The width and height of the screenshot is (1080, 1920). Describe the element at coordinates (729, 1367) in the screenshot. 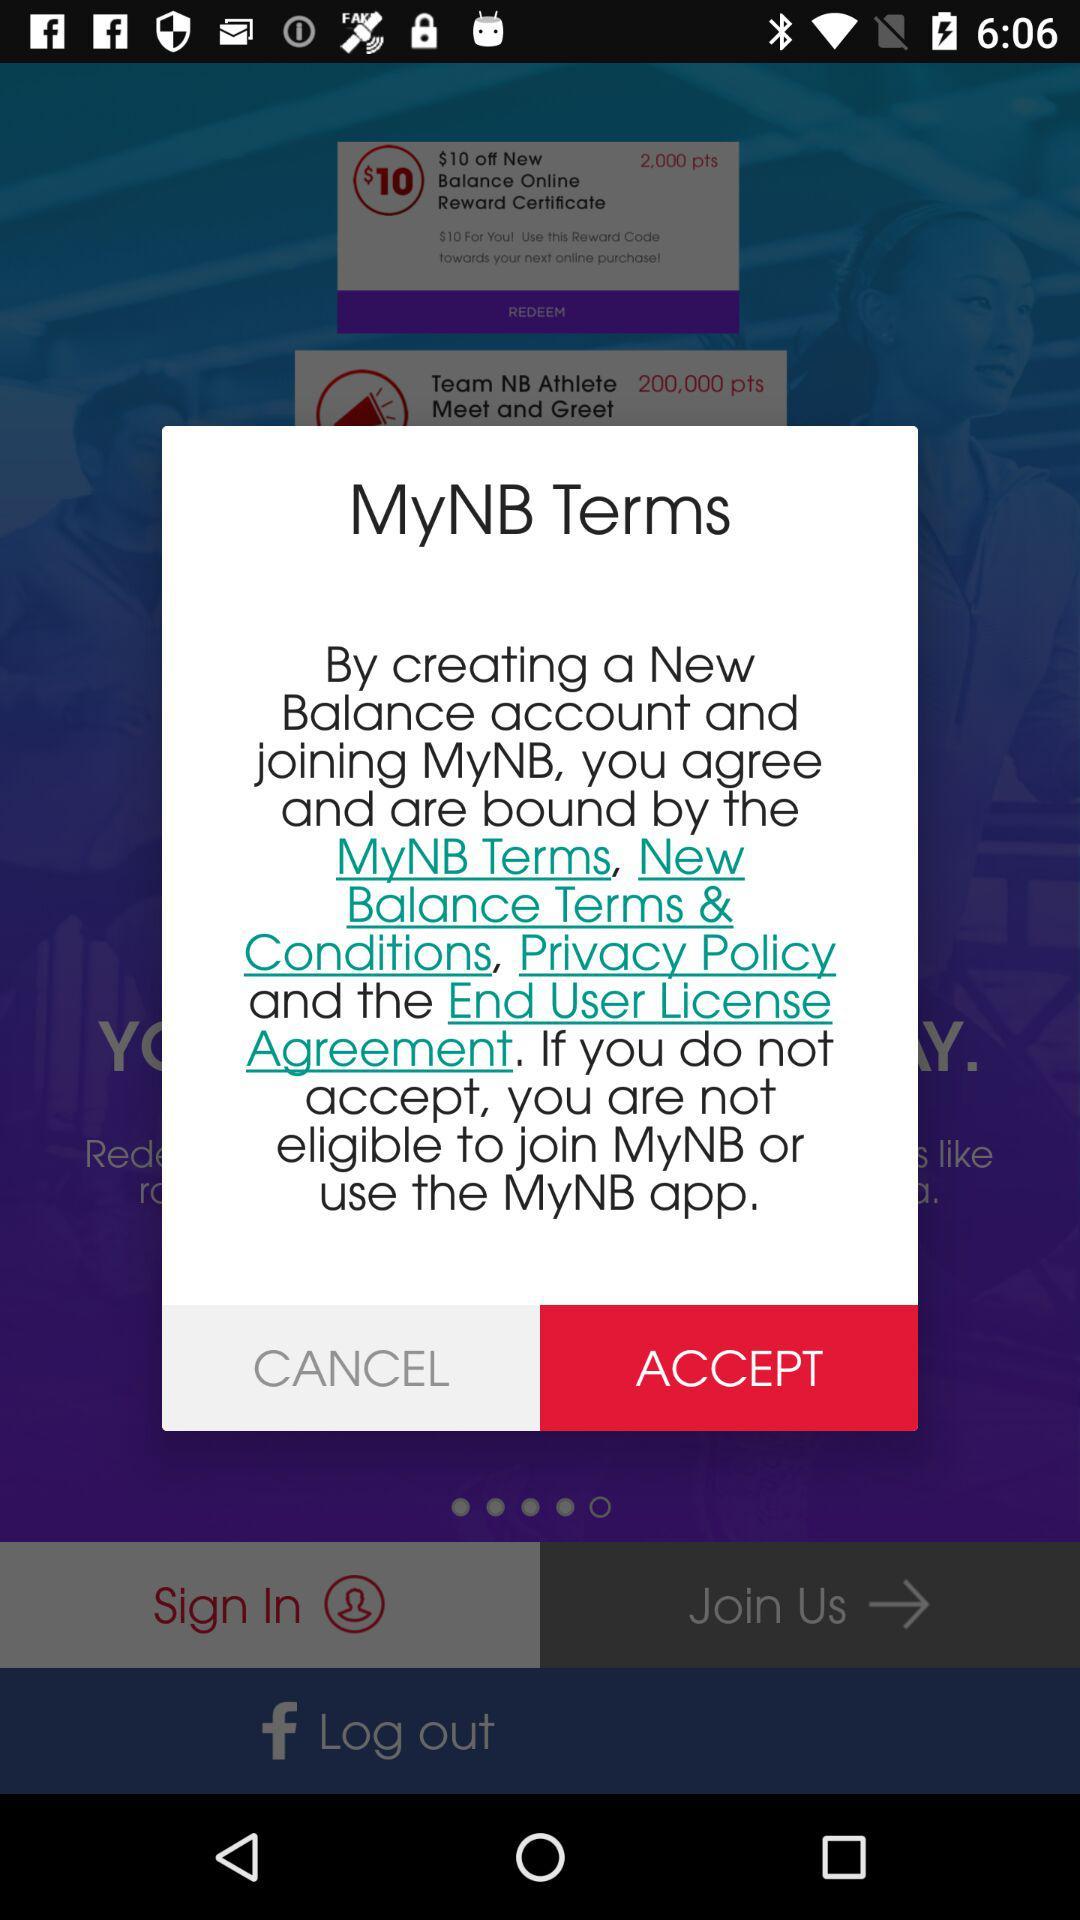

I see `the icon next to cancel` at that location.